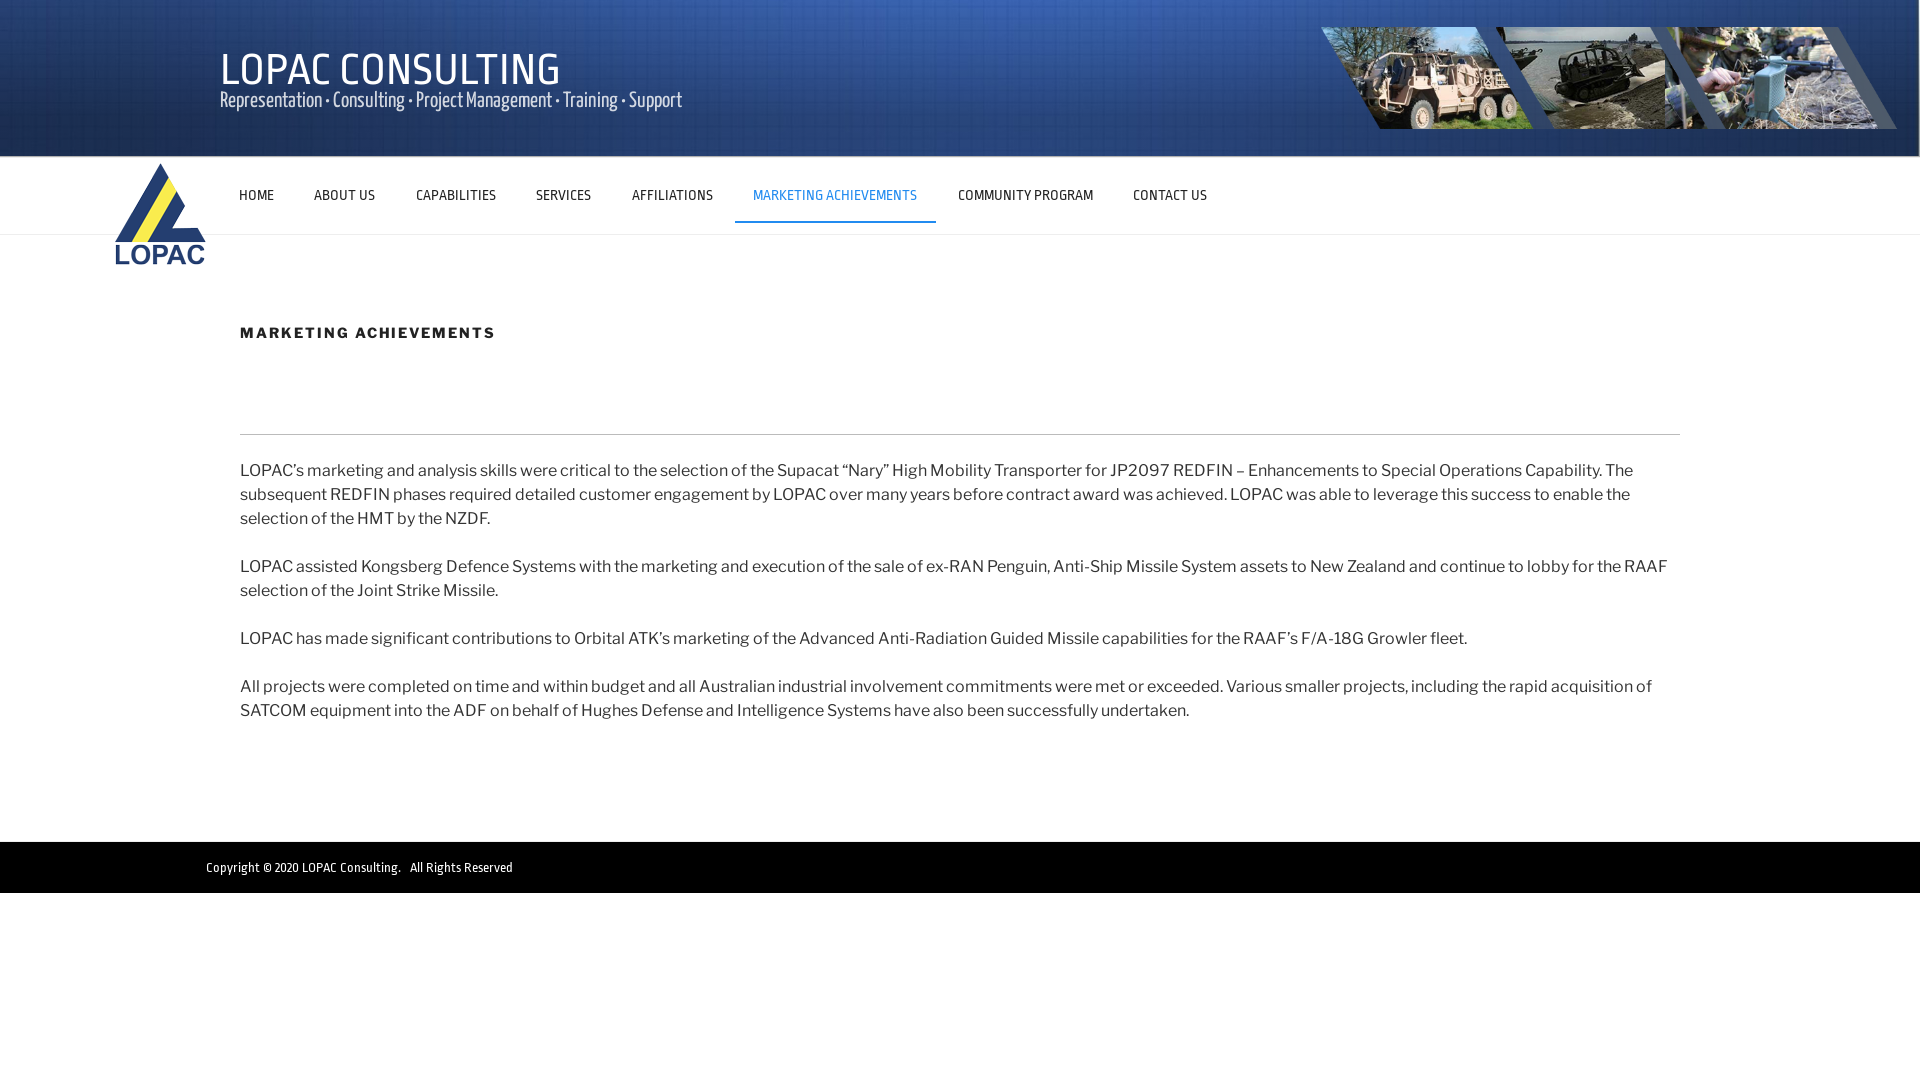 The width and height of the screenshot is (1920, 1080). Describe the element at coordinates (255, 194) in the screenshot. I see `'HOME'` at that location.